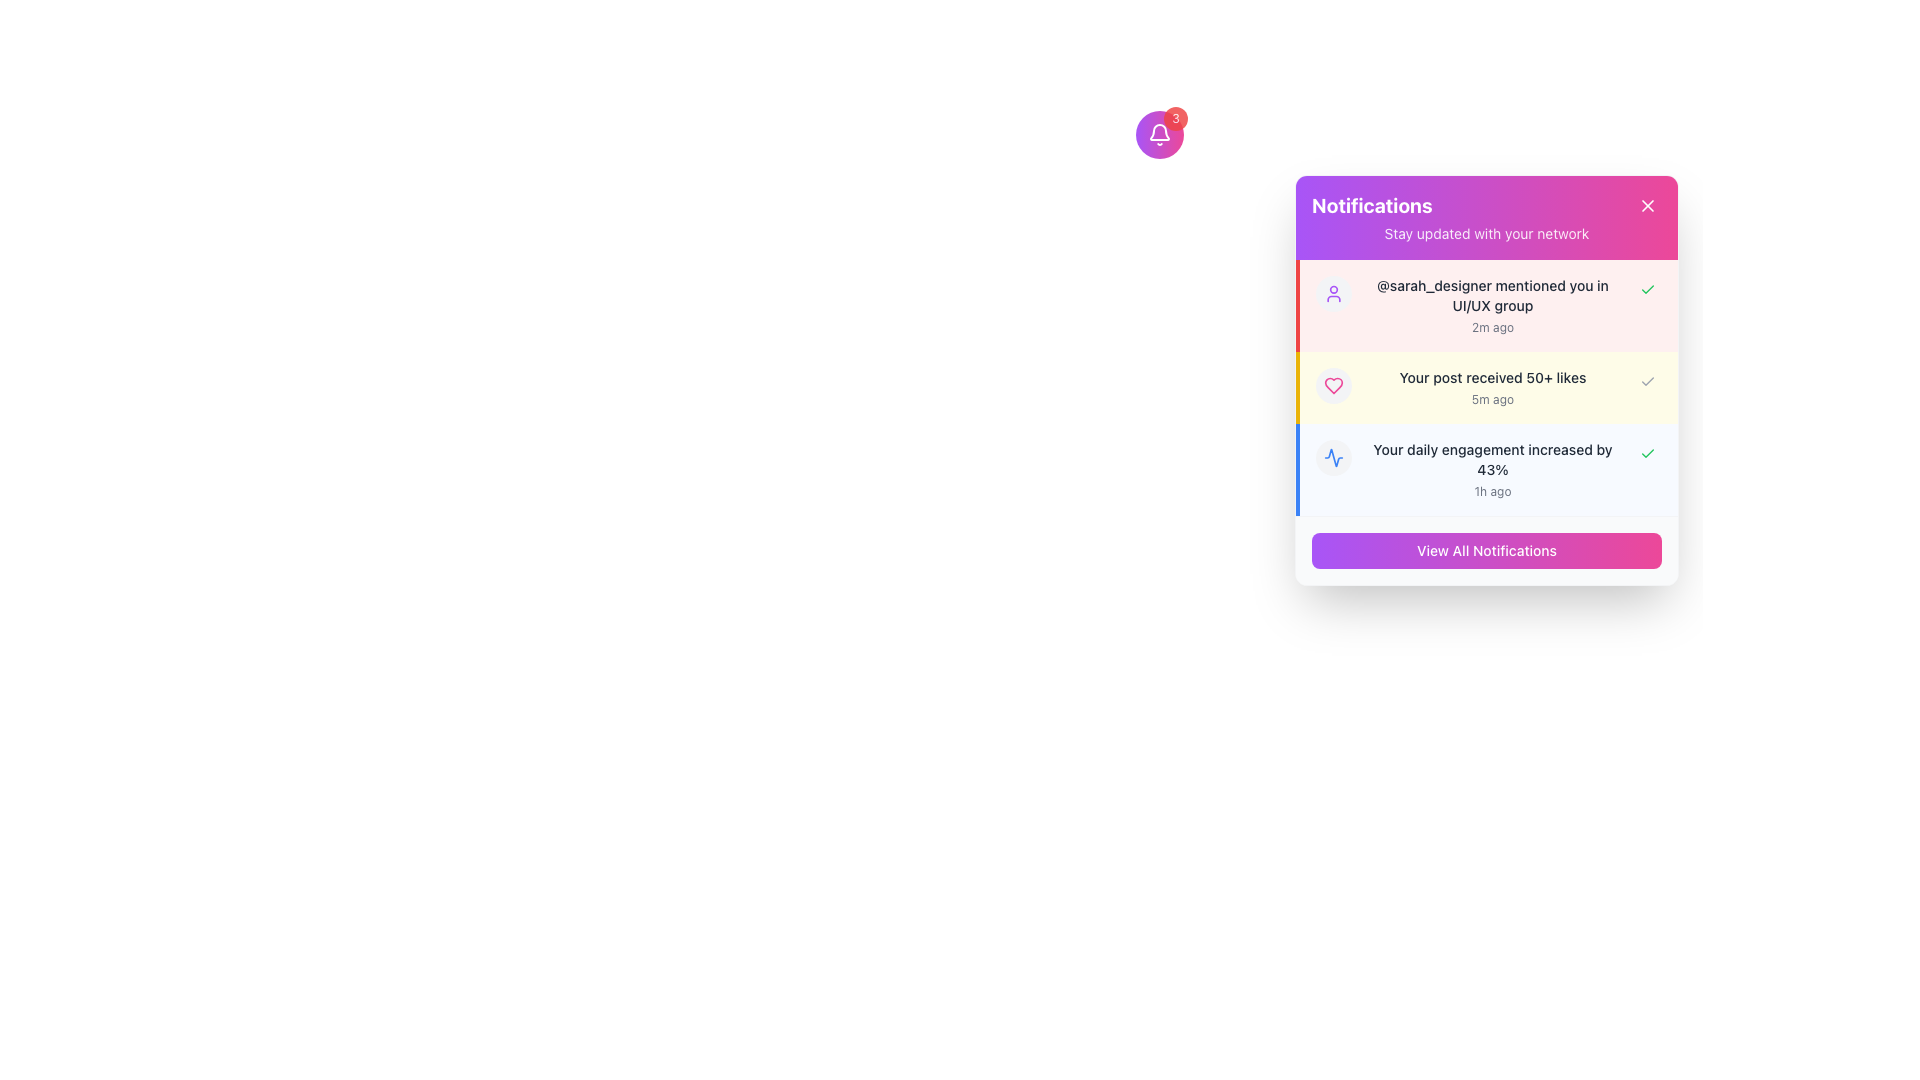 The image size is (1920, 1080). What do you see at coordinates (1334, 293) in the screenshot?
I see `the user profile icon, a circular icon with a light gray background and a purple silhouette, located in the top-left corner of the notification row for '@sarah_designer.'` at bounding box center [1334, 293].